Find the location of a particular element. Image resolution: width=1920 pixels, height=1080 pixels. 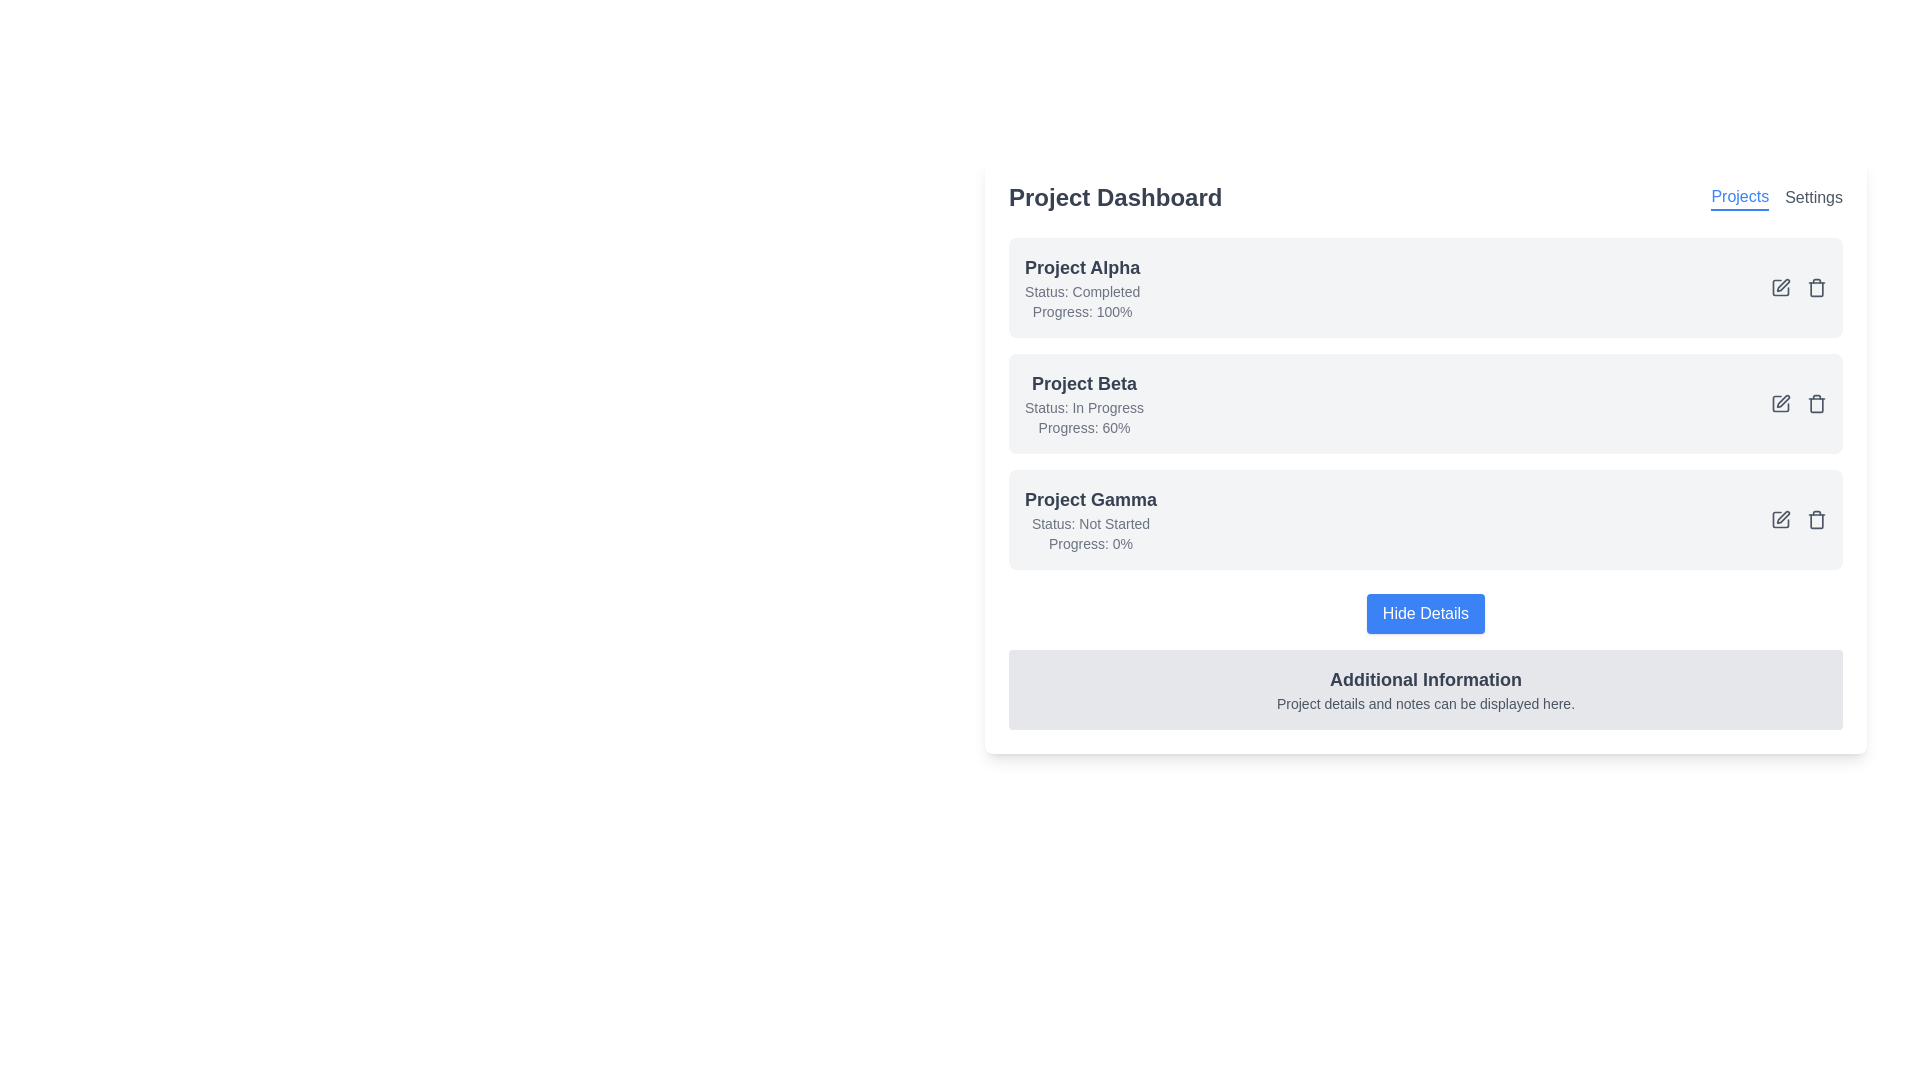

the trash bin icon button located to the right of the 'Project Gamma' entry, which is styled with a subtle design and neutral gray color scheme is located at coordinates (1817, 519).